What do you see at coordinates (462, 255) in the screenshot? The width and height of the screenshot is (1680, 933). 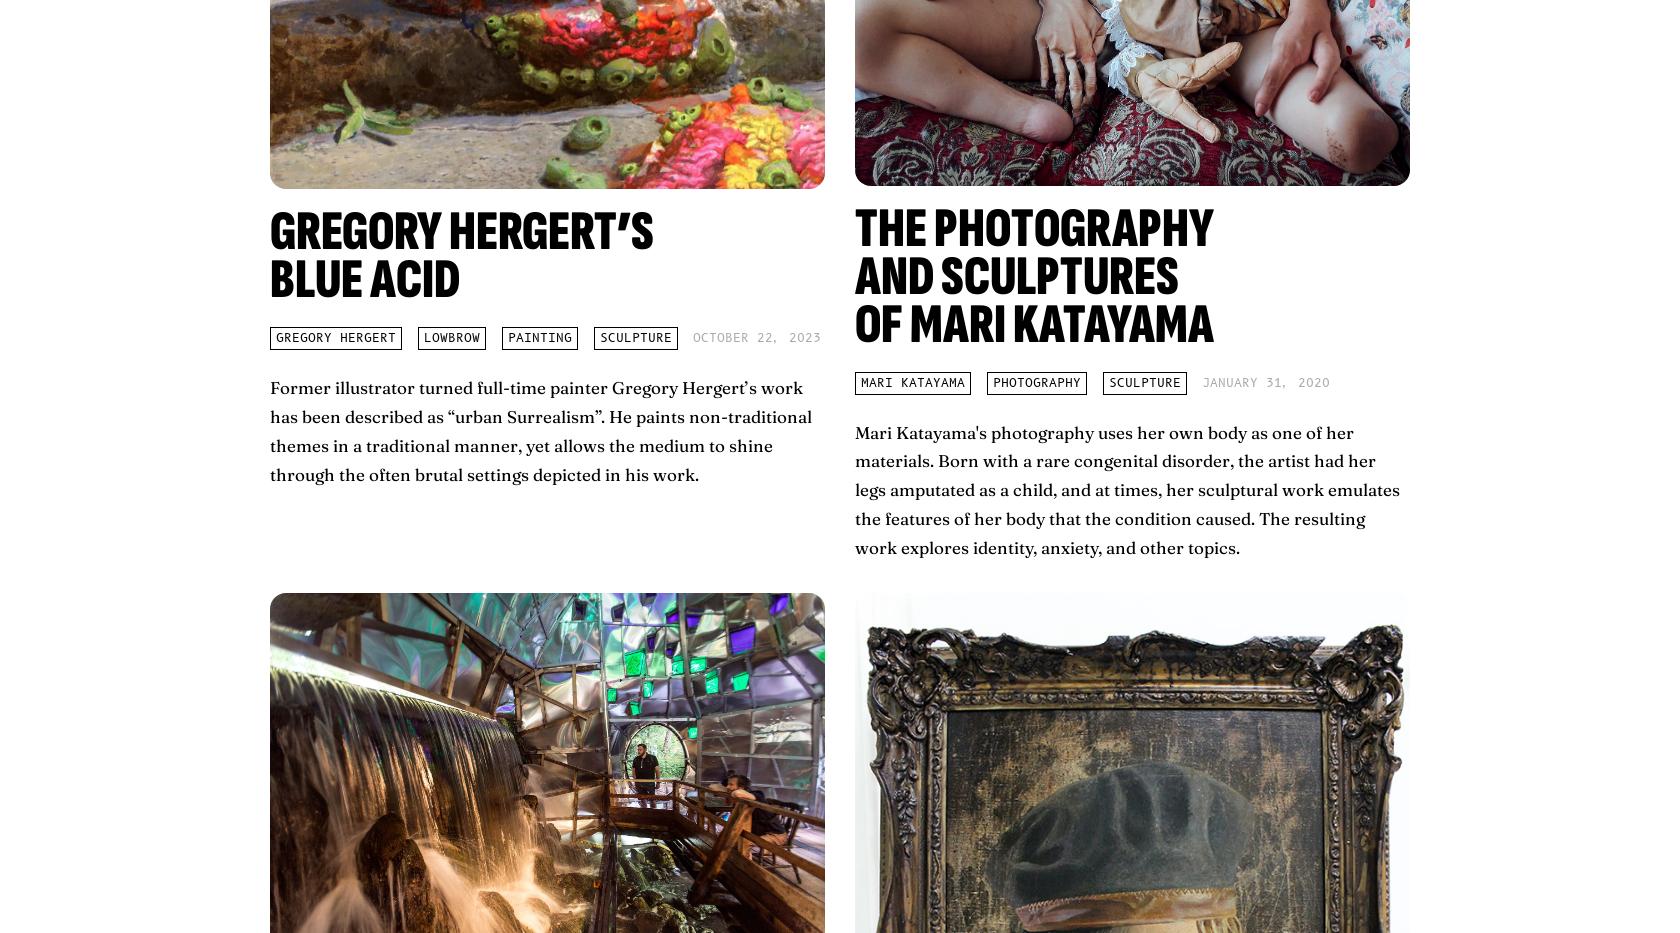 I see `'Gregory Hergert’s Blue Acid'` at bounding box center [462, 255].